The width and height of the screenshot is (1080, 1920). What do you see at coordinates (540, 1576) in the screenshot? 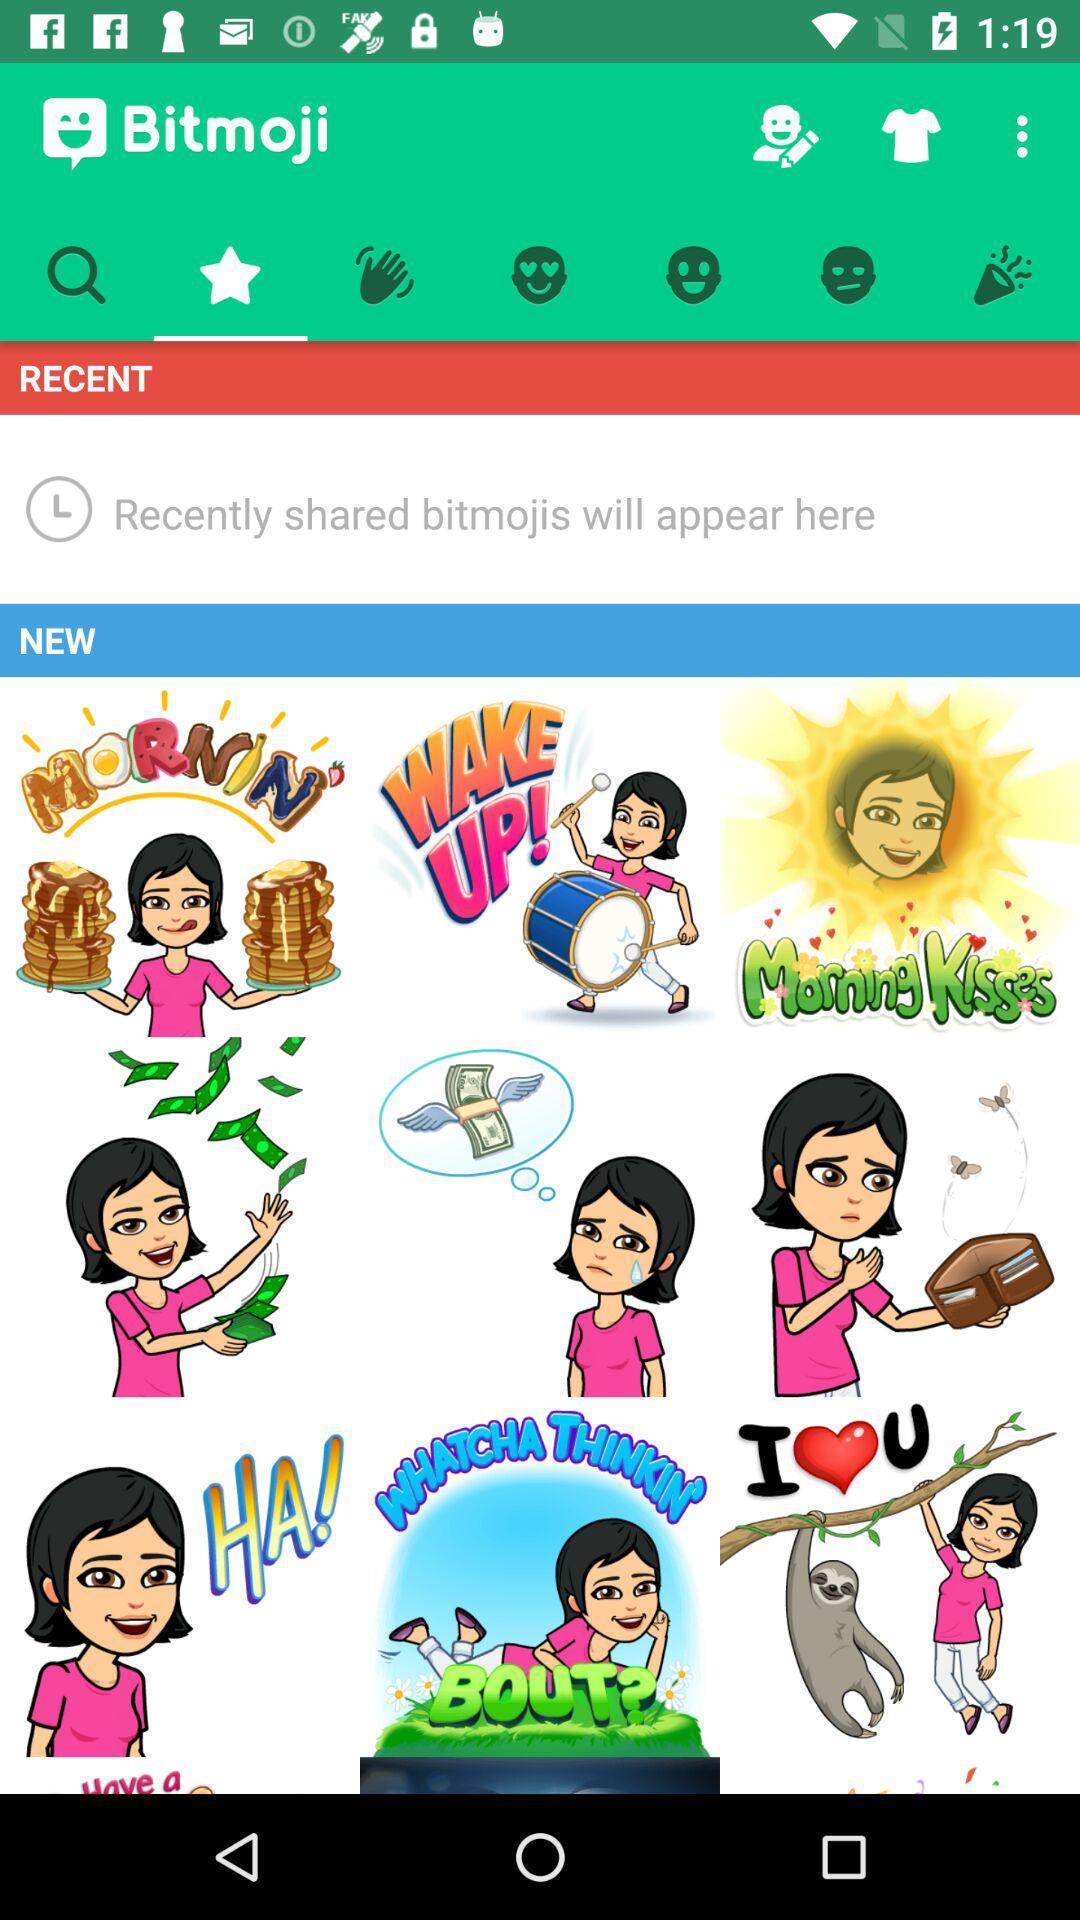
I see `emoji` at bounding box center [540, 1576].